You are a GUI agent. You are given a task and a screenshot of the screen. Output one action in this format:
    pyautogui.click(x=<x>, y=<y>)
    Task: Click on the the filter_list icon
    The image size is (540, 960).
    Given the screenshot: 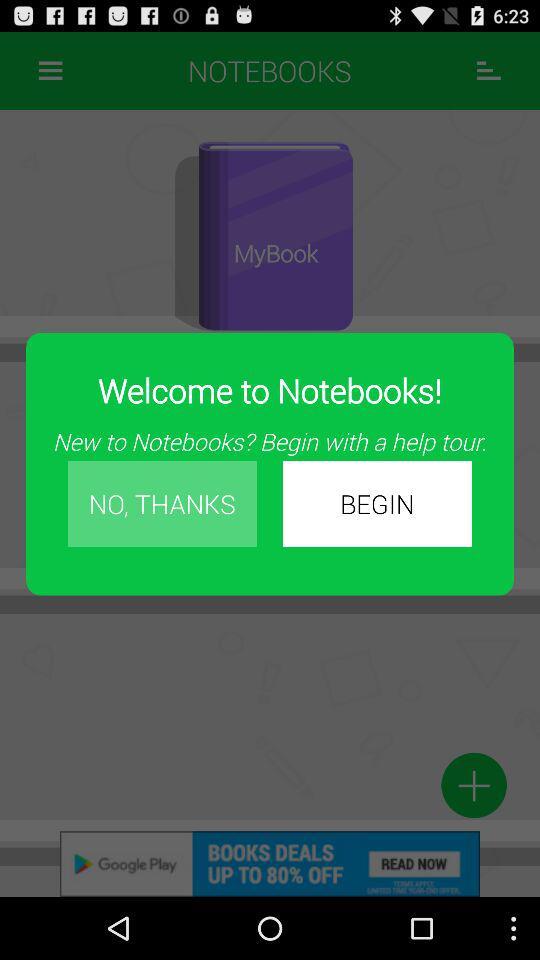 What is the action you would take?
    pyautogui.click(x=488, y=75)
    